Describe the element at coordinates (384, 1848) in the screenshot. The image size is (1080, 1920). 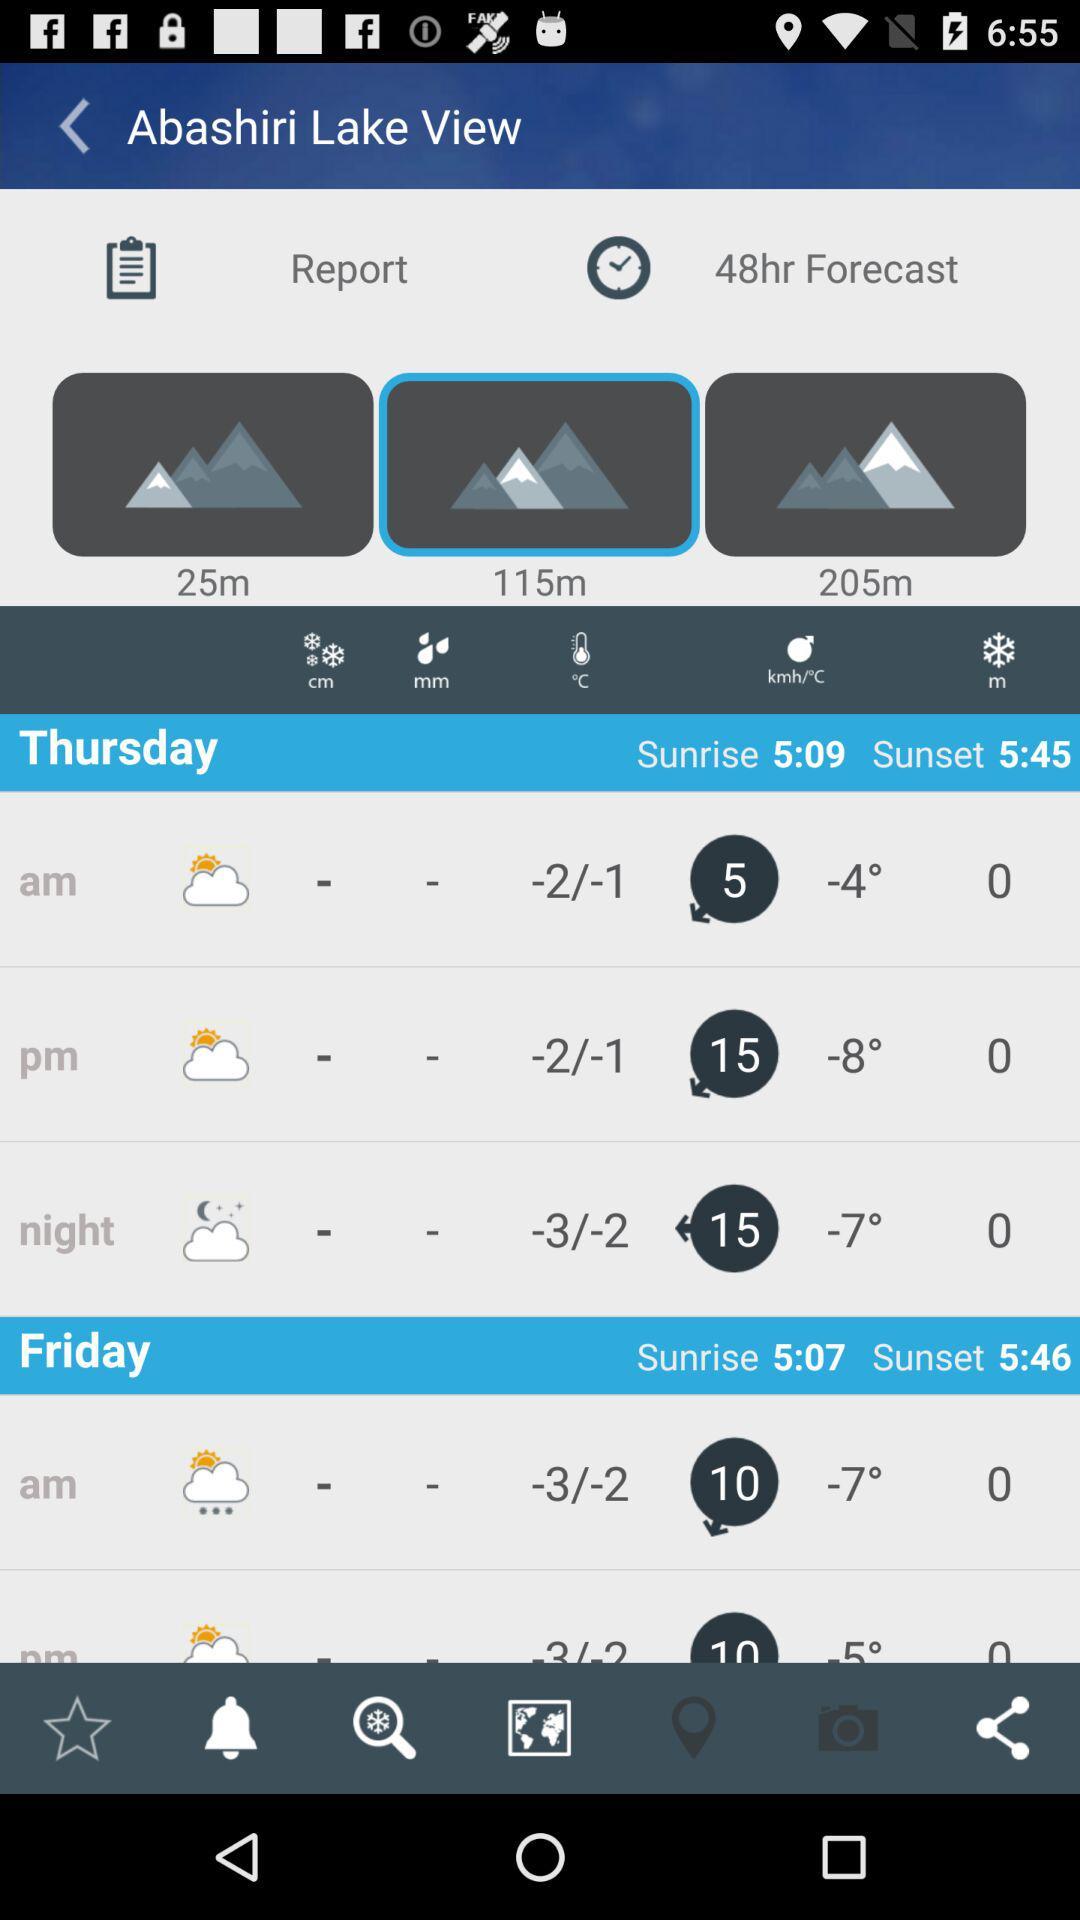
I see `the search icon` at that location.